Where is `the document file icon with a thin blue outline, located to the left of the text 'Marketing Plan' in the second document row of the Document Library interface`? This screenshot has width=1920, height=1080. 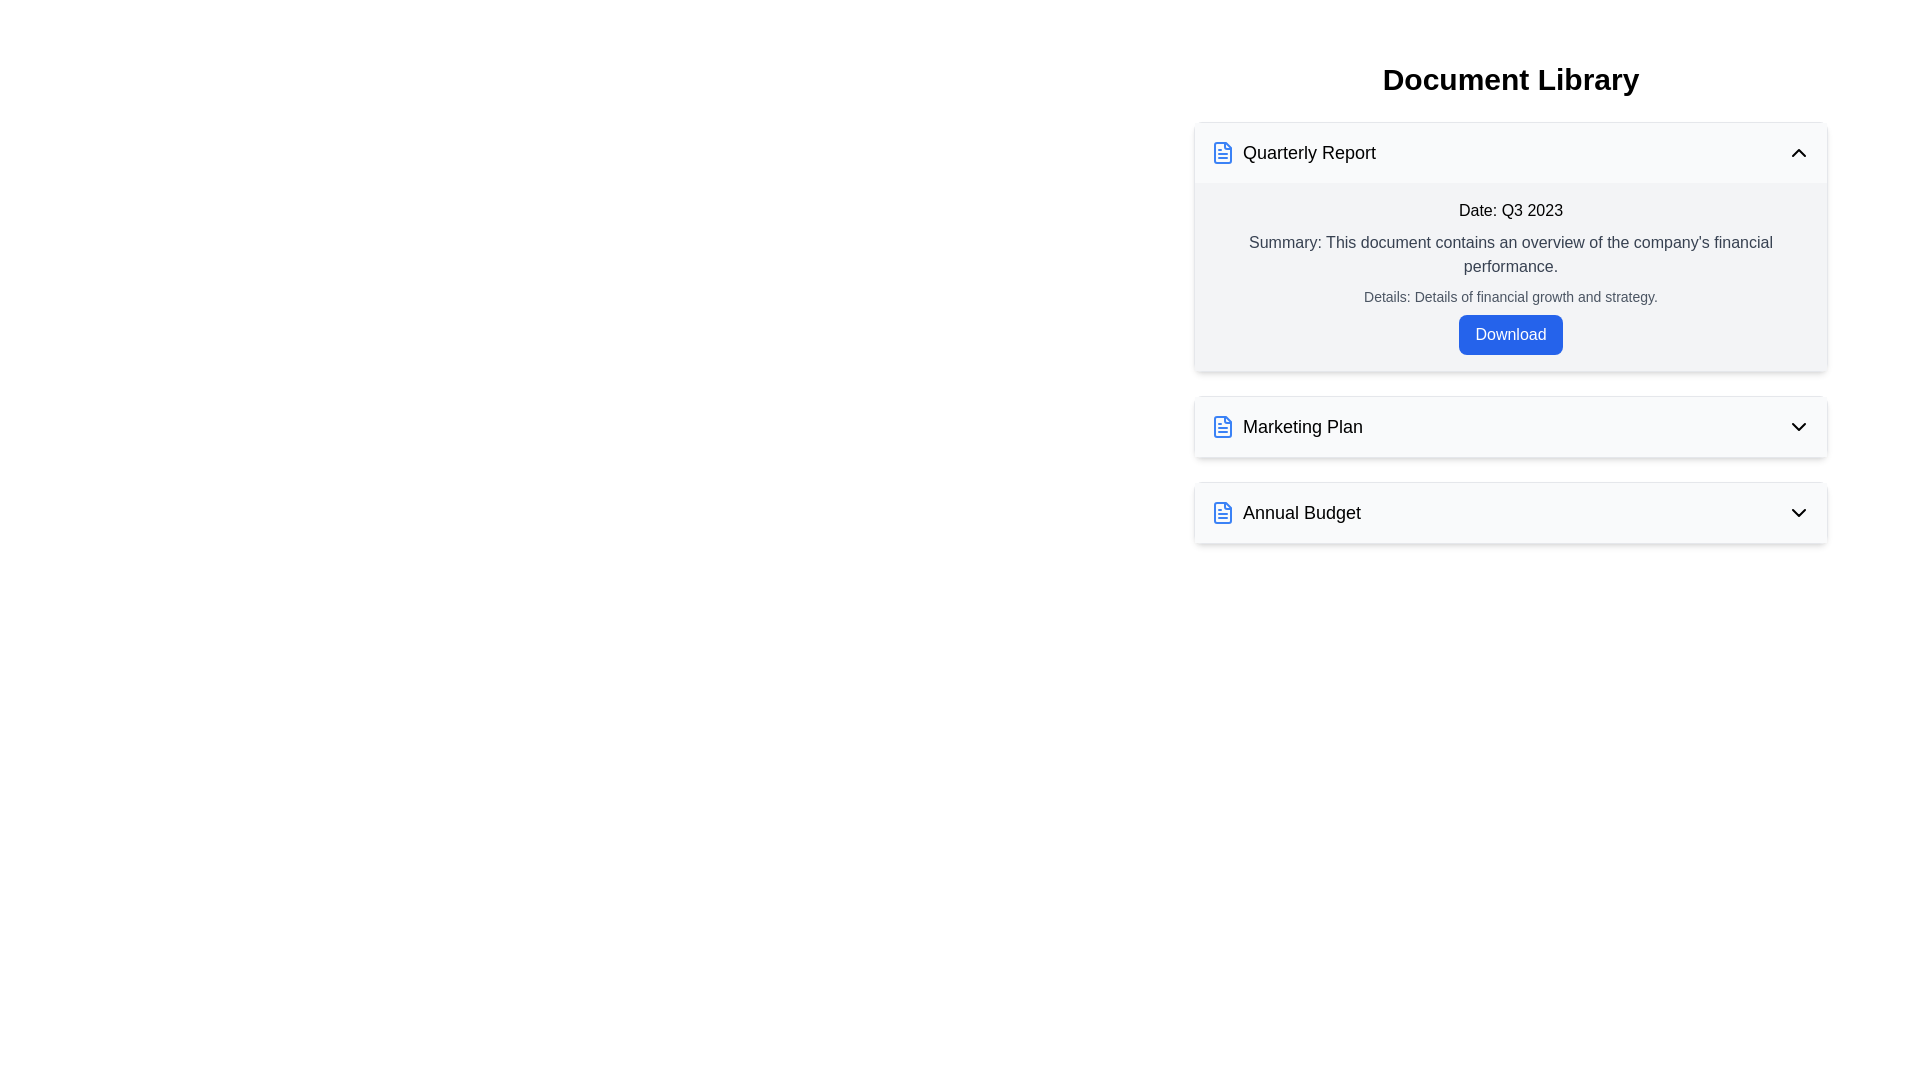
the document file icon with a thin blue outline, located to the left of the text 'Marketing Plan' in the second document row of the Document Library interface is located at coordinates (1222, 426).